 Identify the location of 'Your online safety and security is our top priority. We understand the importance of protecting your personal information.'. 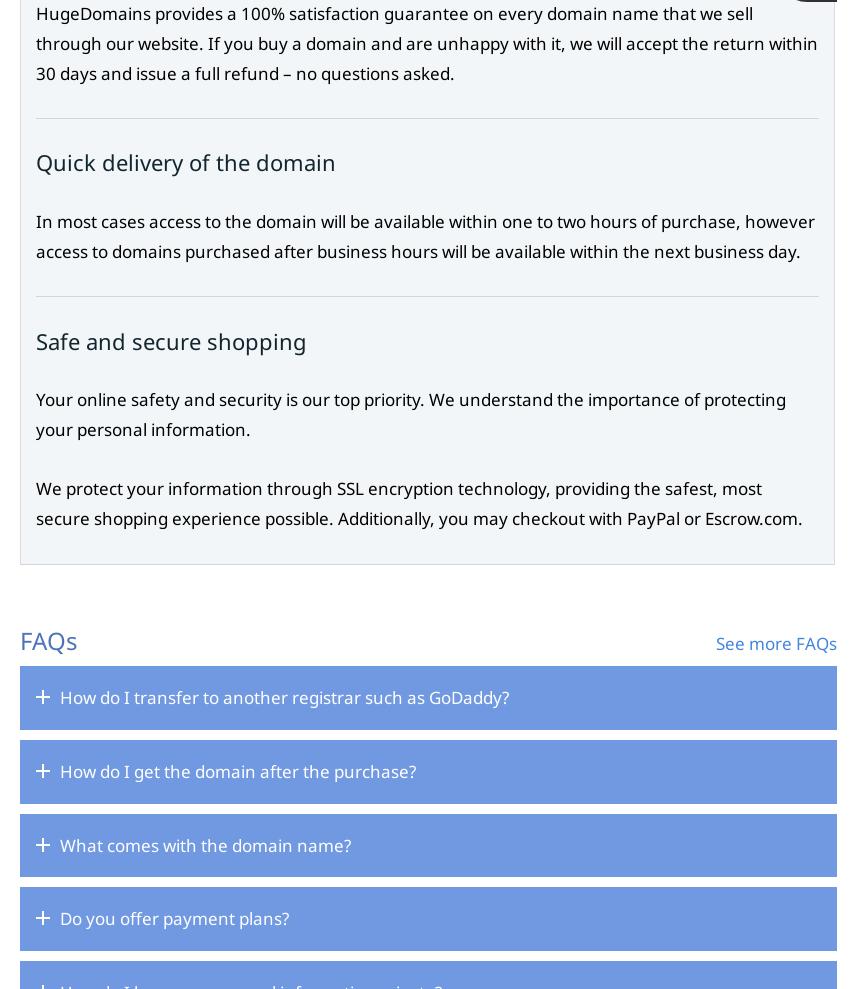
(35, 413).